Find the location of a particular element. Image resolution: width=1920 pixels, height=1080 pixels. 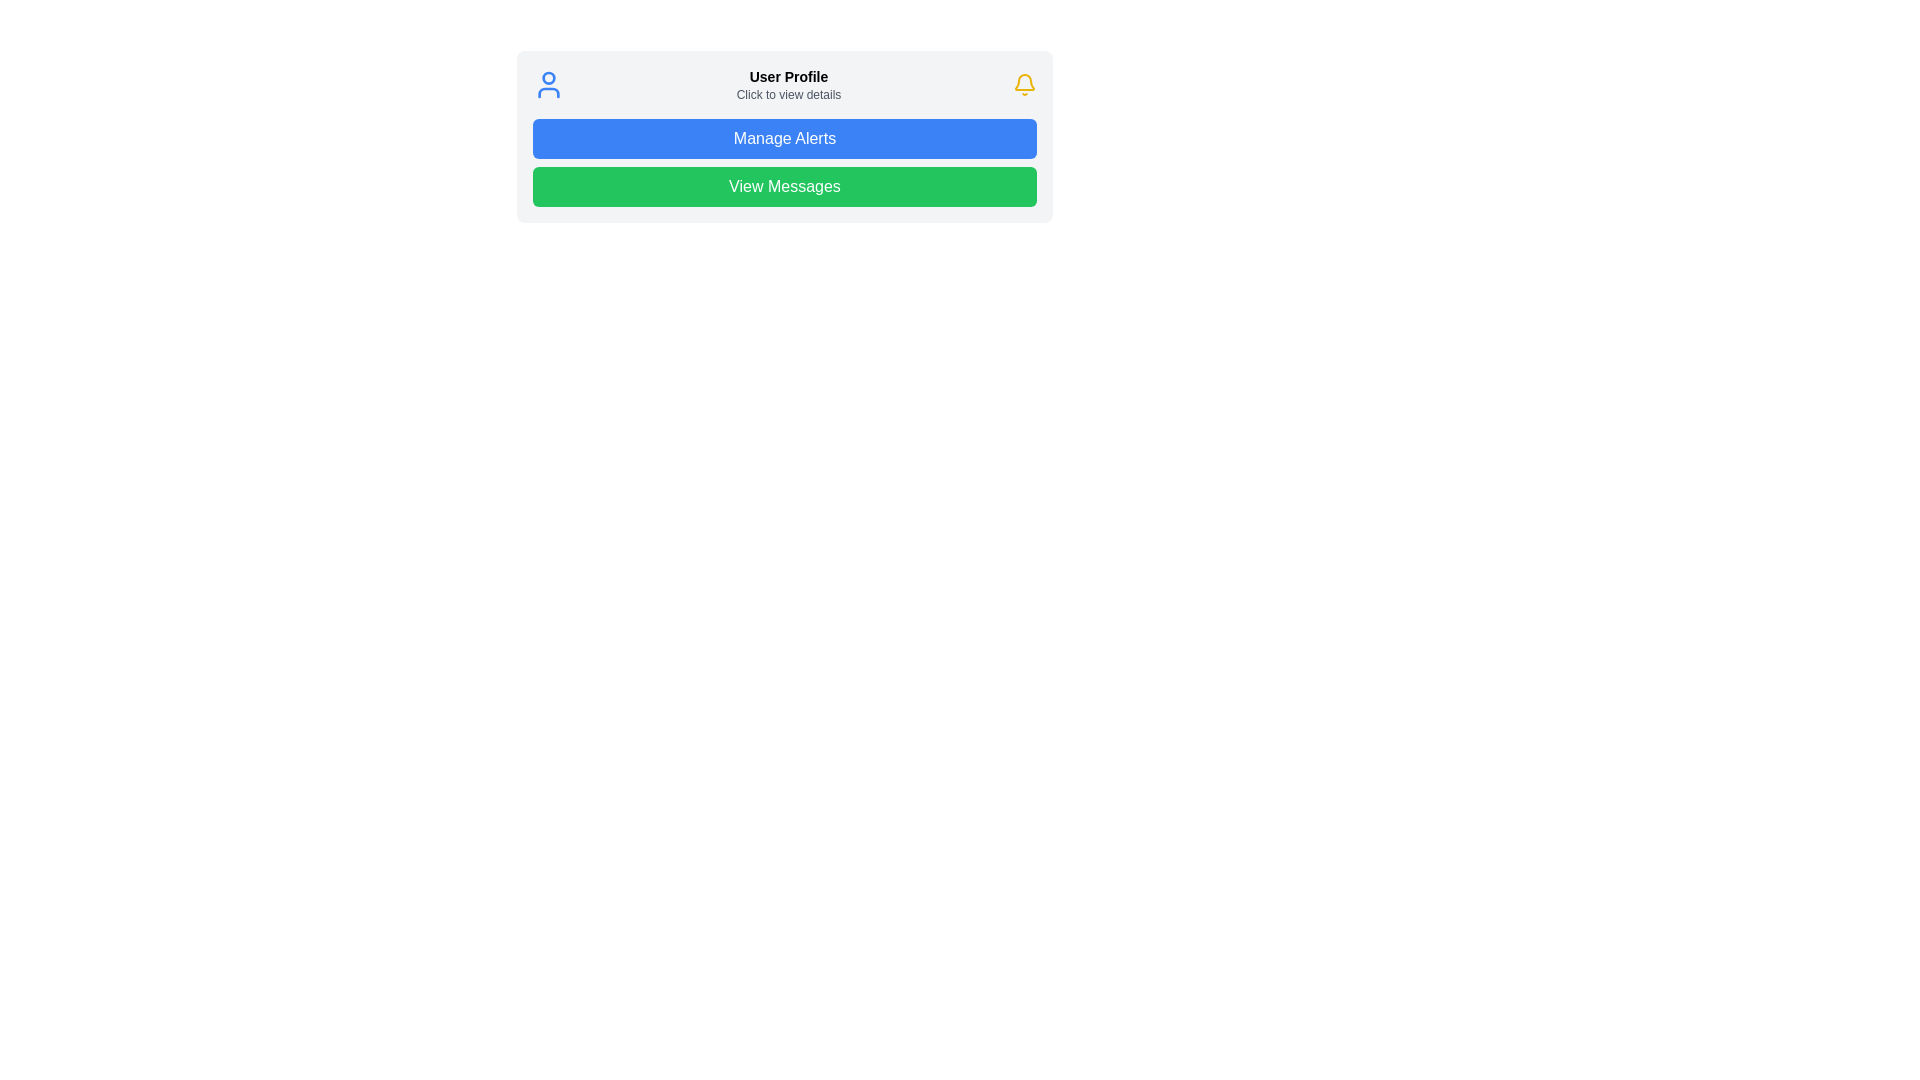

the informational panel displaying 'User Profile' is located at coordinates (784, 83).